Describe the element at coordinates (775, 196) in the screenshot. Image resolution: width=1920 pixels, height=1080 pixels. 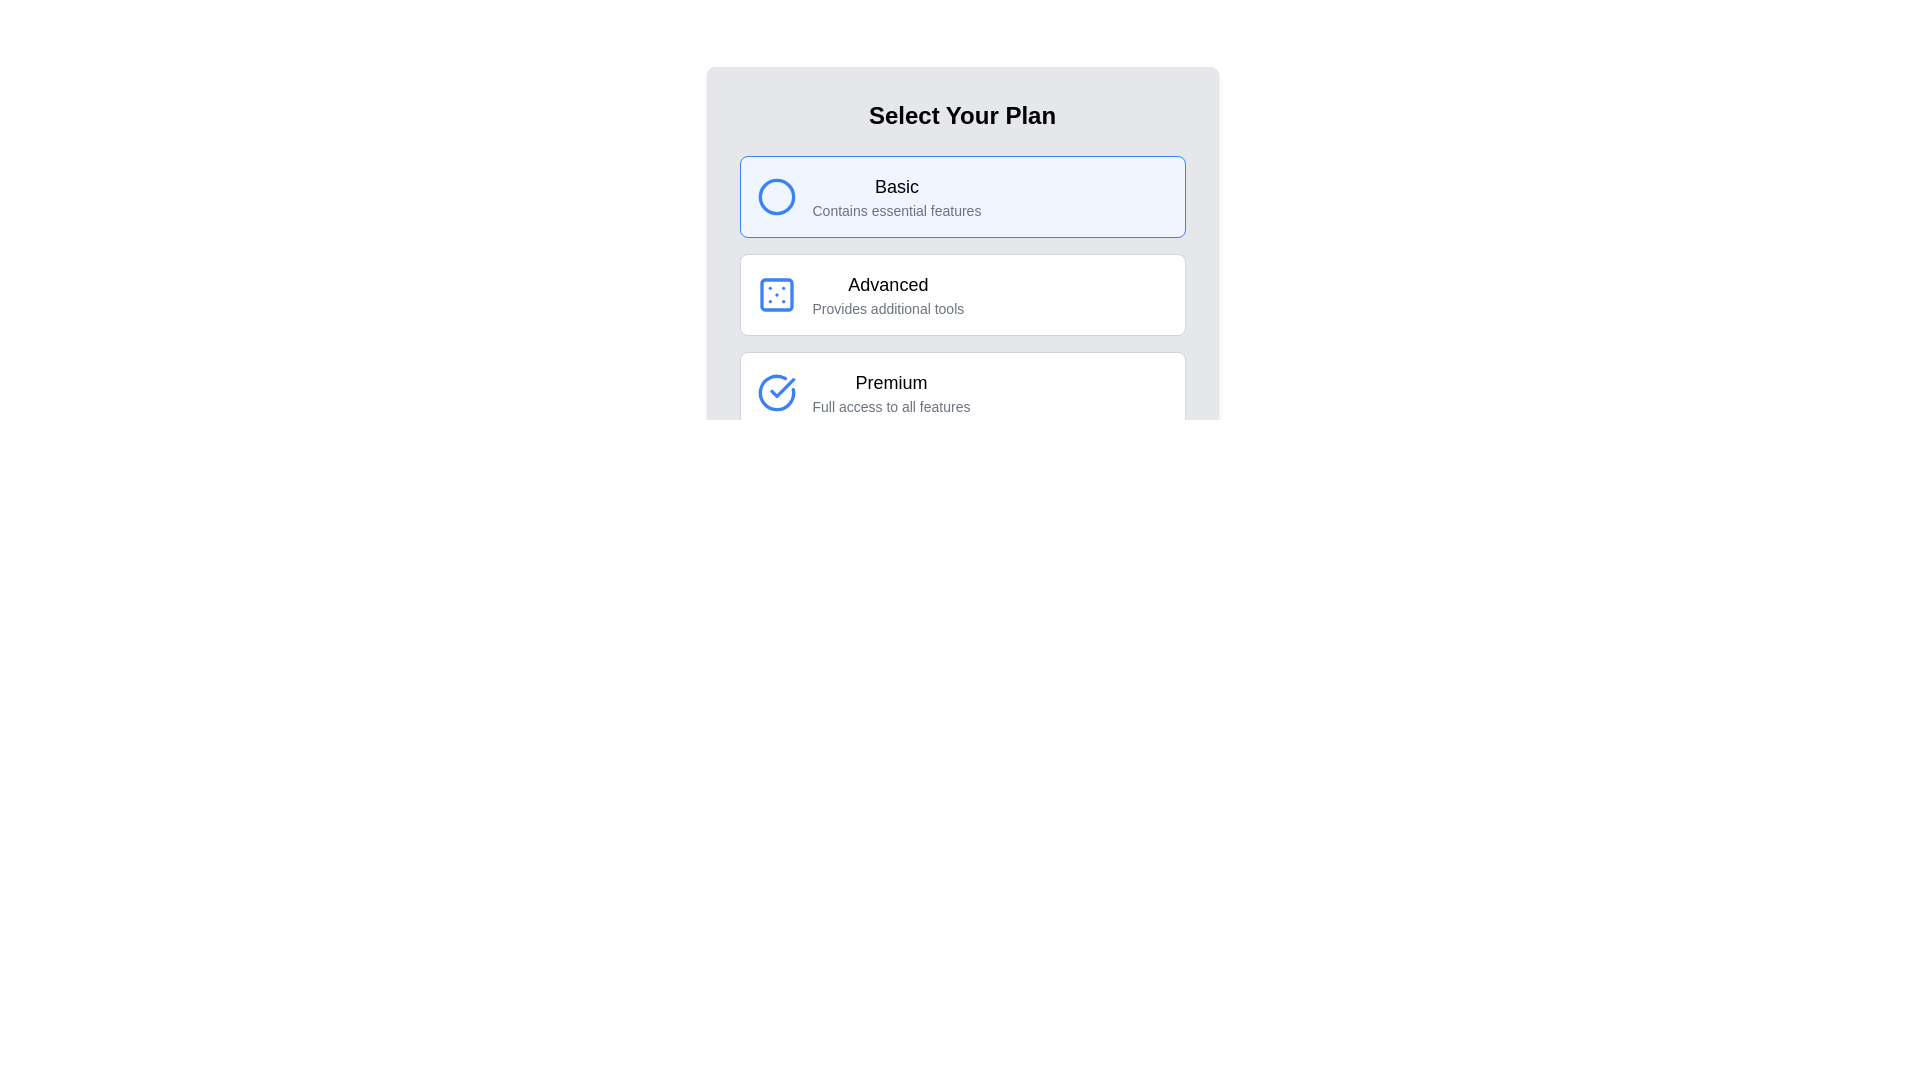
I see `the decorative SVG circle graphic representing the Basic plan, which is the first in the list of plans displayed vertically in the interface` at that location.